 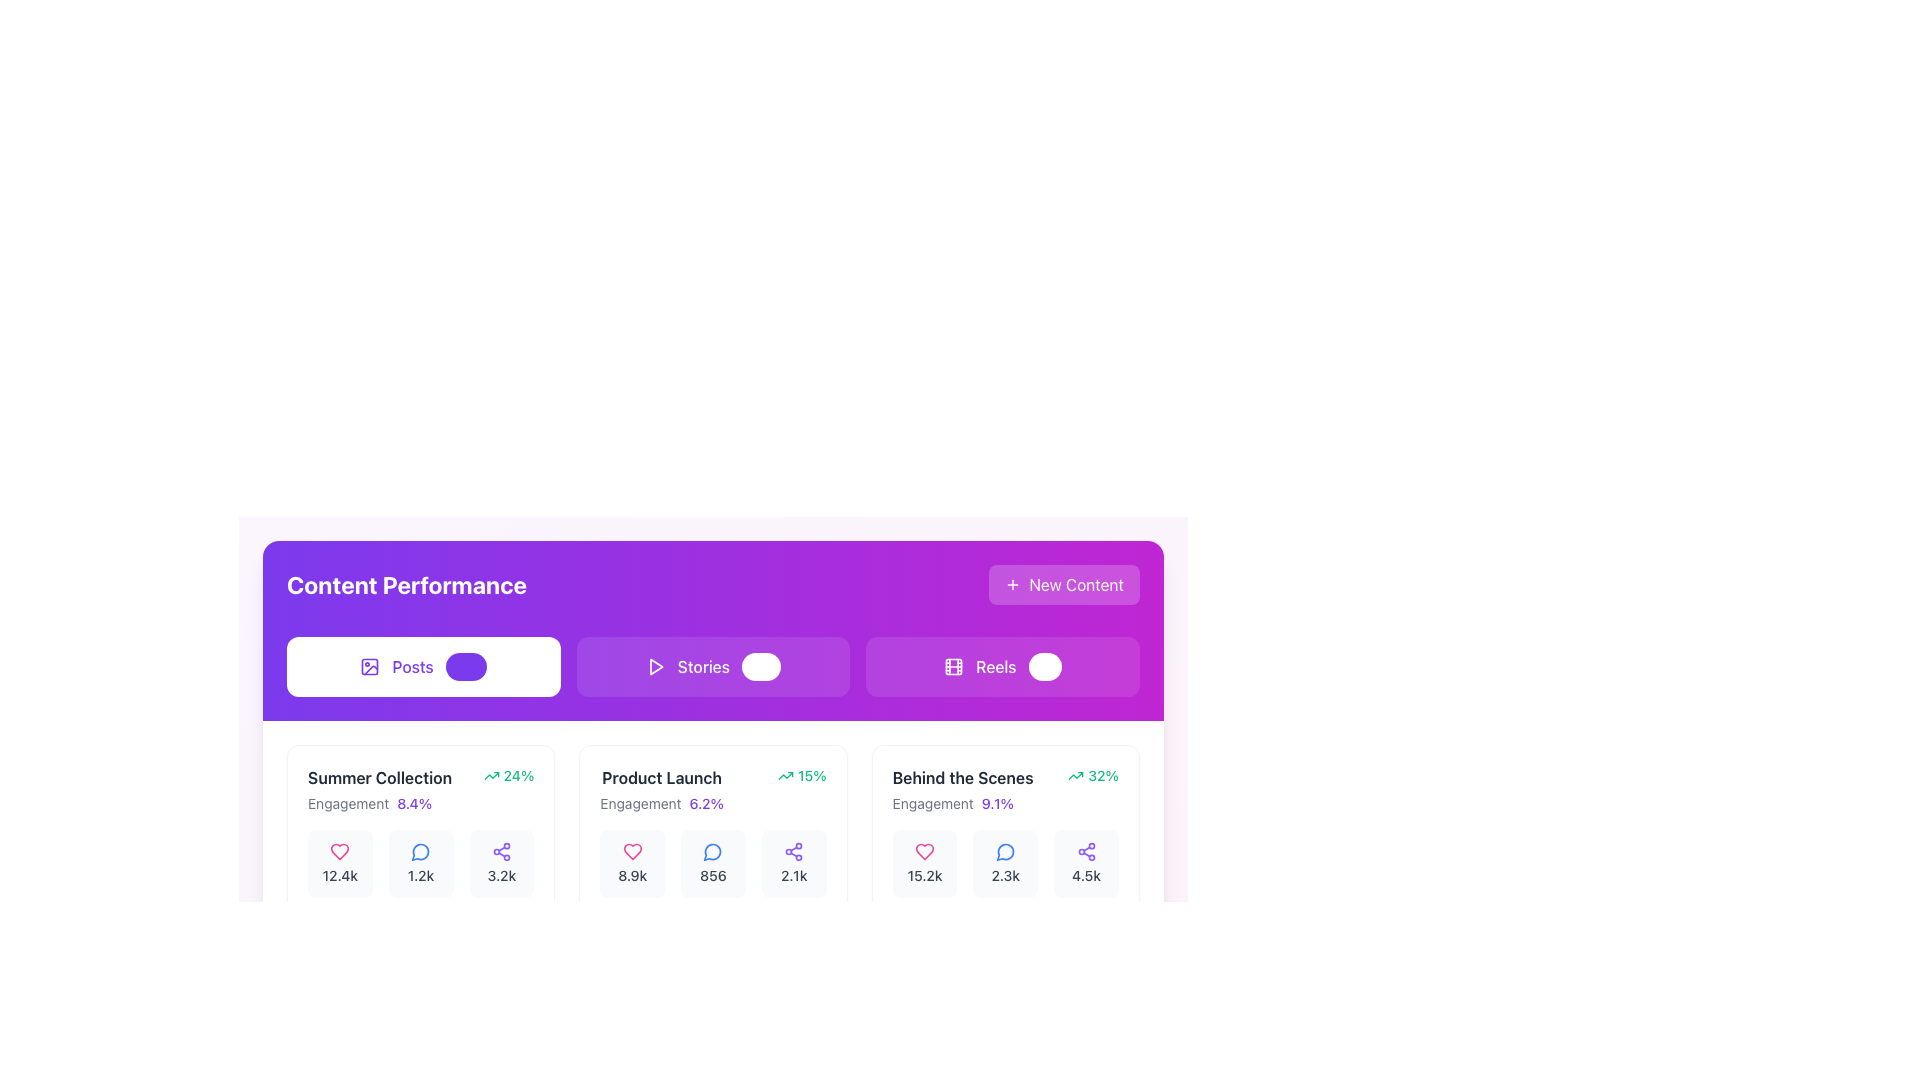 I want to click on the text display element showing 'Engagement' with the percentage '6.2%', located in the lower section of the 'Product Launch' card in the middle column, so click(x=662, y=802).